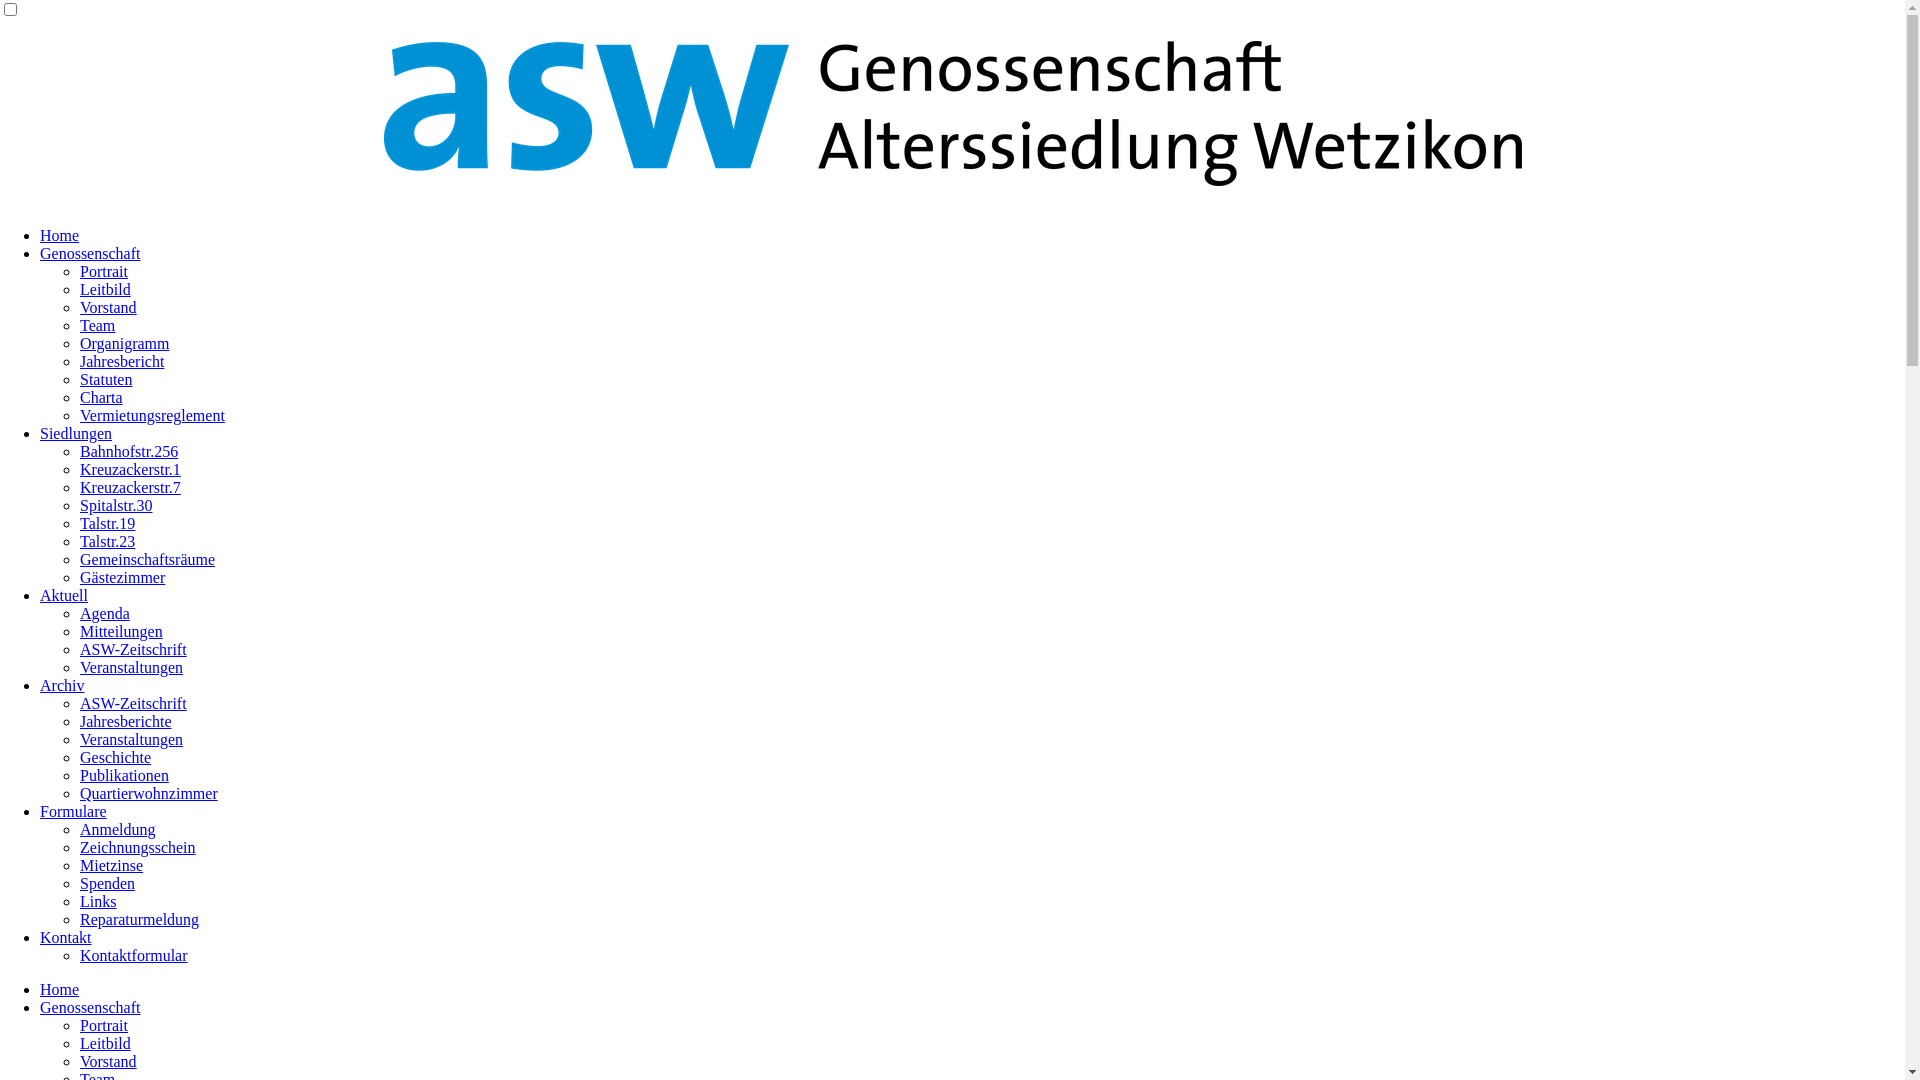  I want to click on 'Reparaturmeldung', so click(138, 919).